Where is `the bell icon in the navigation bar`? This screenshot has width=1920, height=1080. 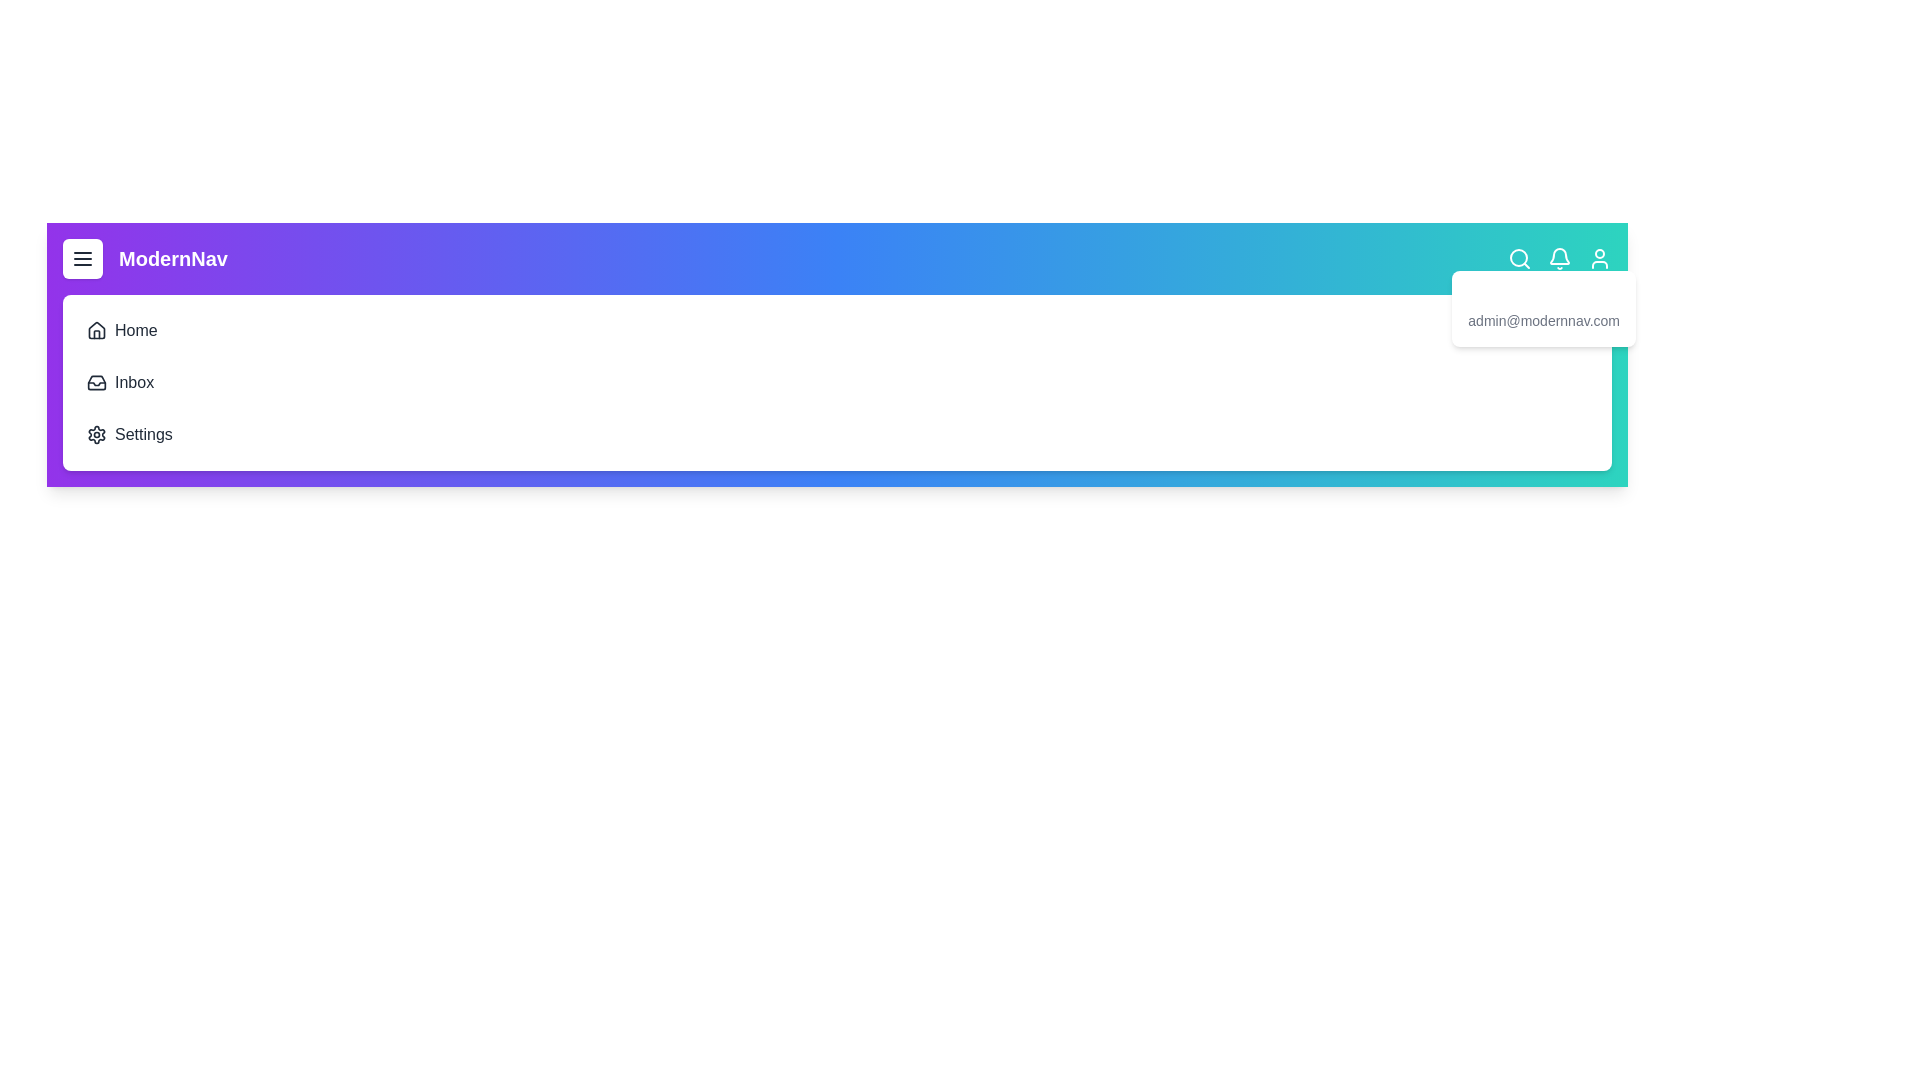 the bell icon in the navigation bar is located at coordinates (1559, 257).